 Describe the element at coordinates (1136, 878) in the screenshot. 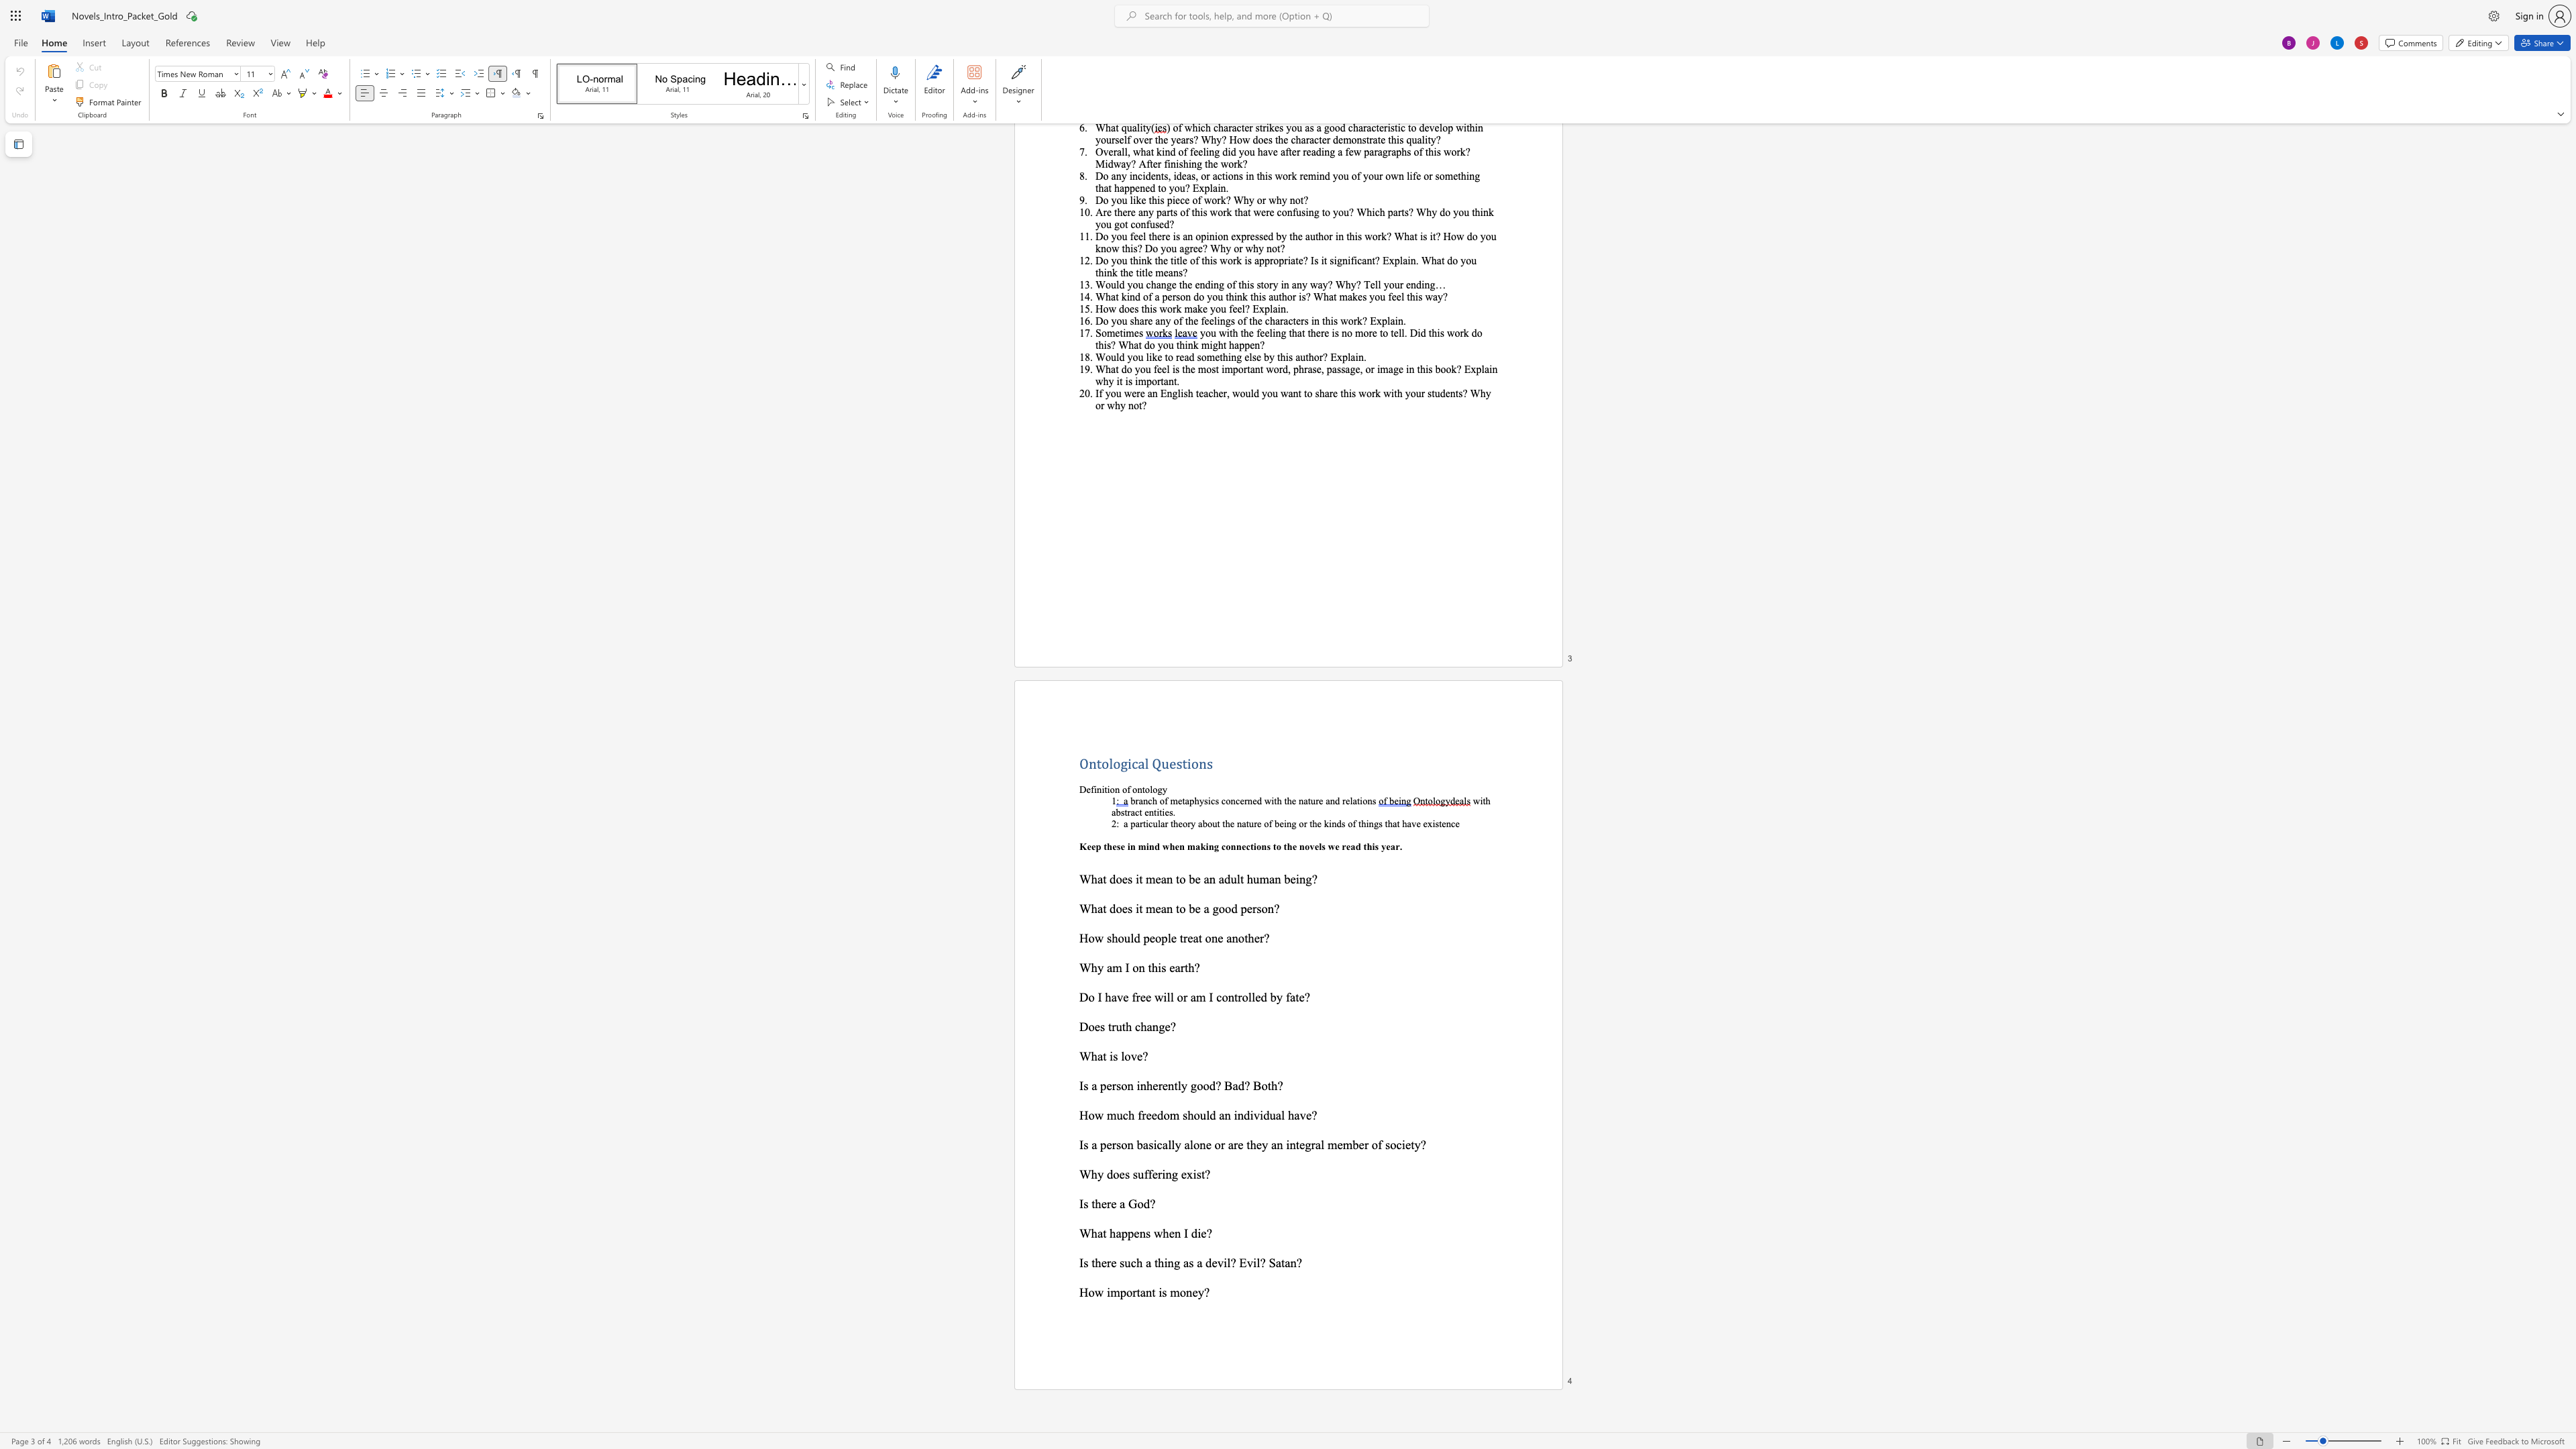

I see `the 1th character "i" in the text` at that location.